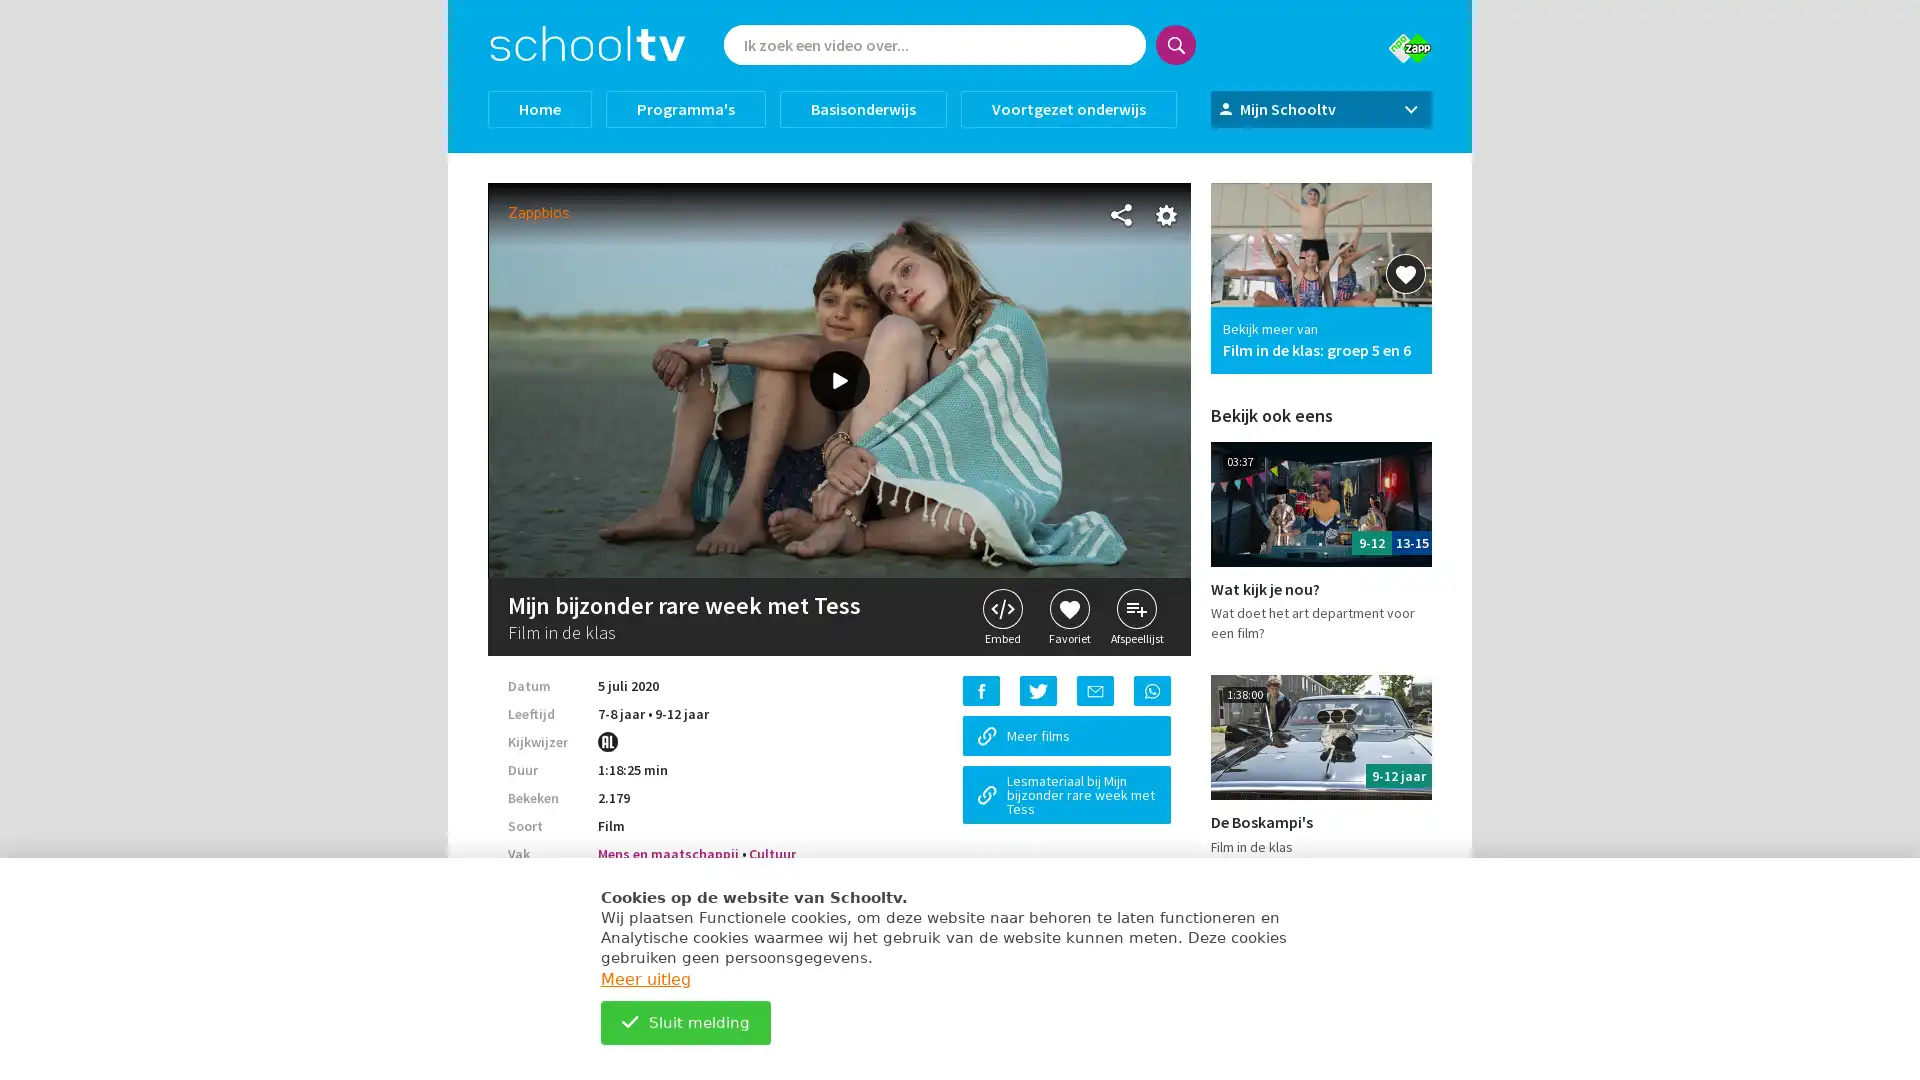 This screenshot has width=1920, height=1080. I want to click on Wijzig, so click(958, 424).